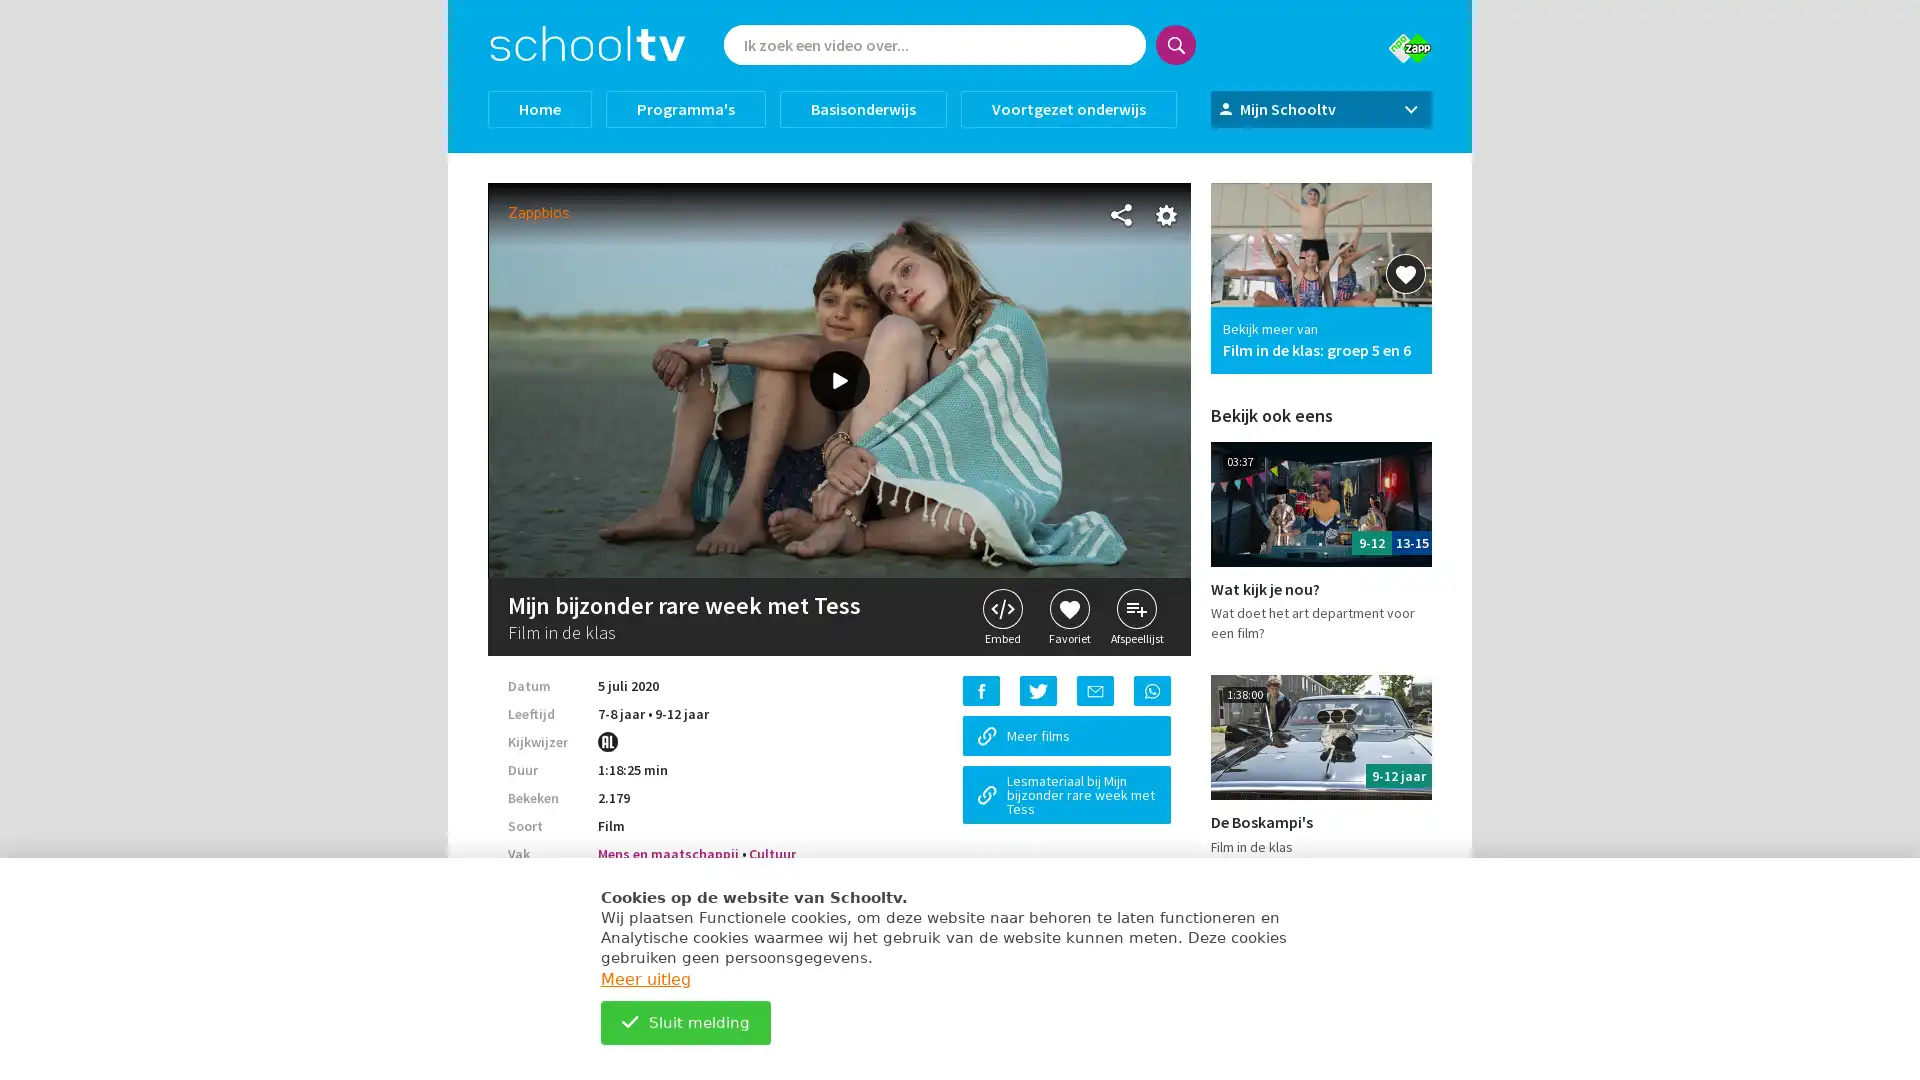 This screenshot has width=1920, height=1080. I want to click on Wijzig, so click(958, 424).